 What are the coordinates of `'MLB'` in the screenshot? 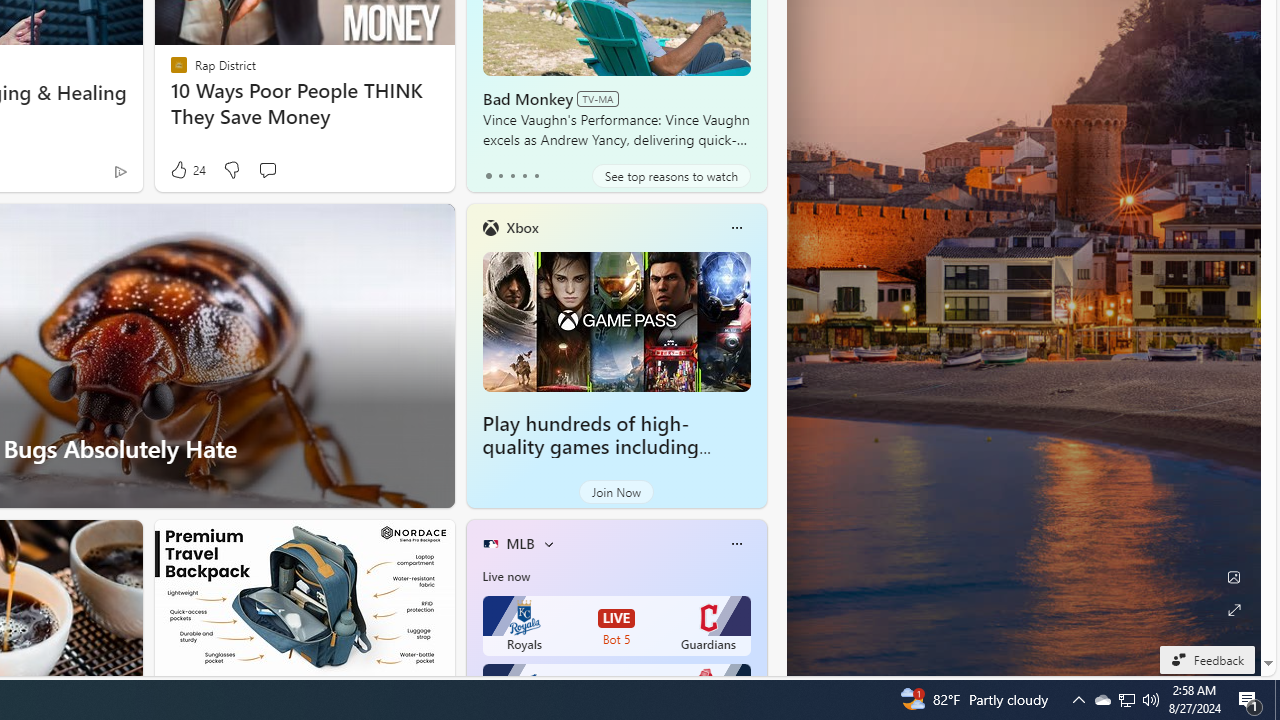 It's located at (520, 543).